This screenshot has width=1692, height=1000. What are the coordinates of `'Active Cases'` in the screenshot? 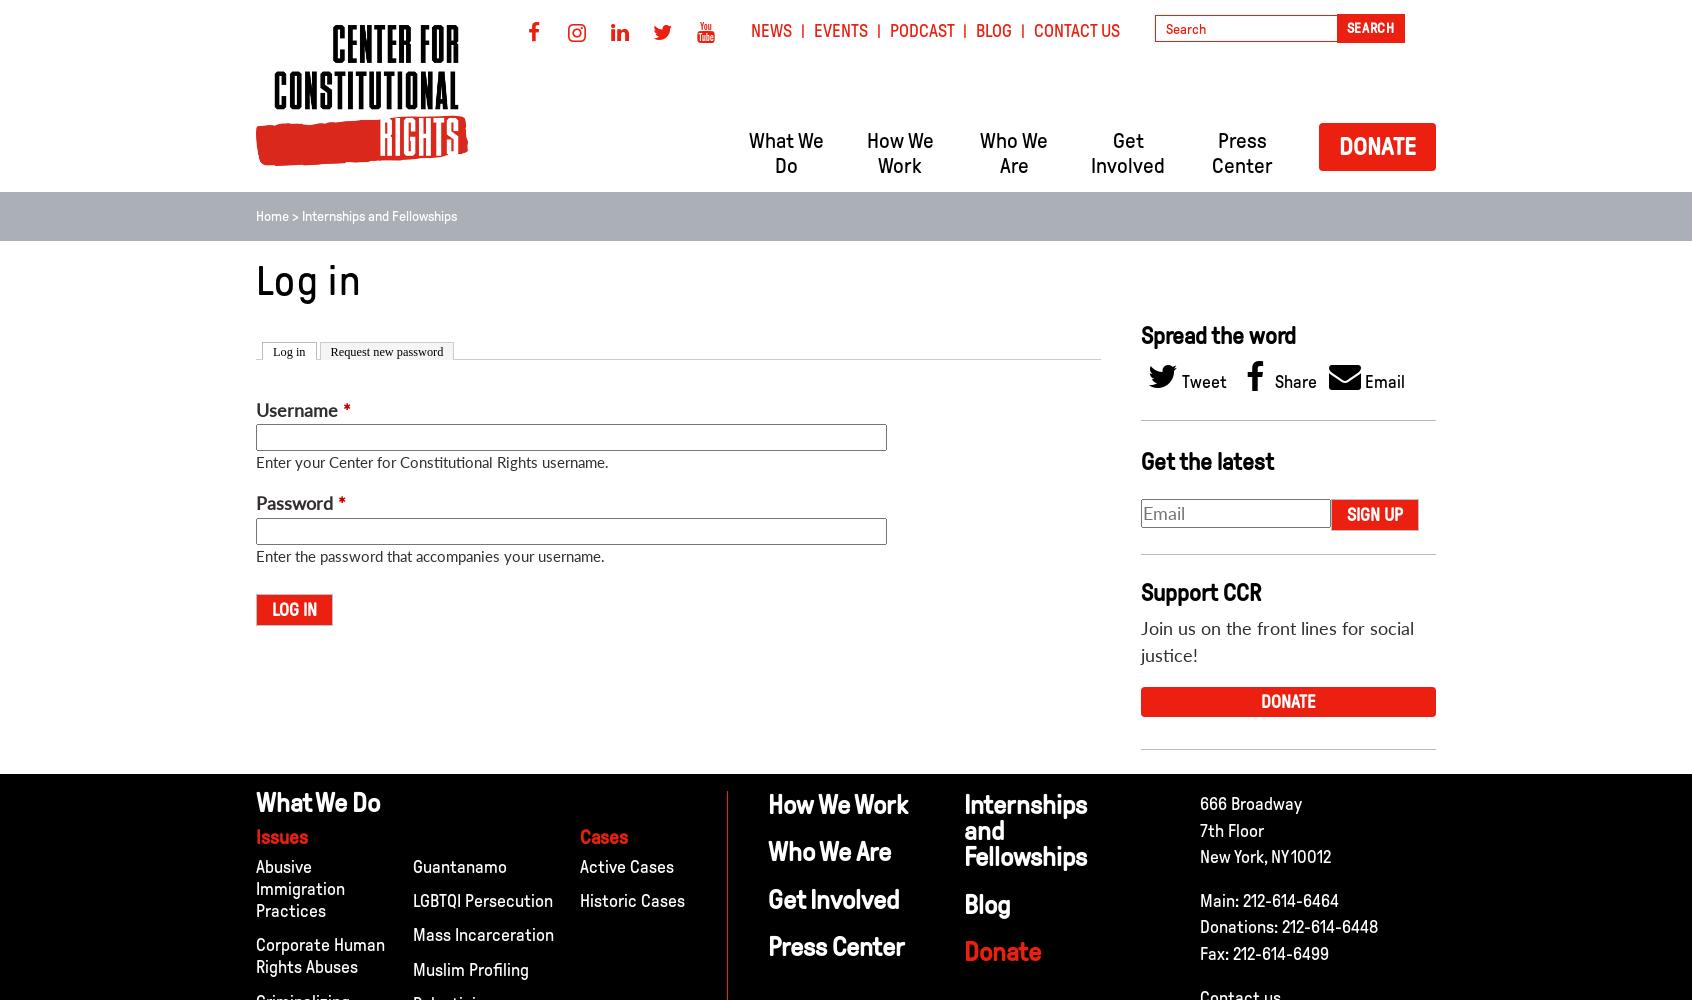 It's located at (625, 865).